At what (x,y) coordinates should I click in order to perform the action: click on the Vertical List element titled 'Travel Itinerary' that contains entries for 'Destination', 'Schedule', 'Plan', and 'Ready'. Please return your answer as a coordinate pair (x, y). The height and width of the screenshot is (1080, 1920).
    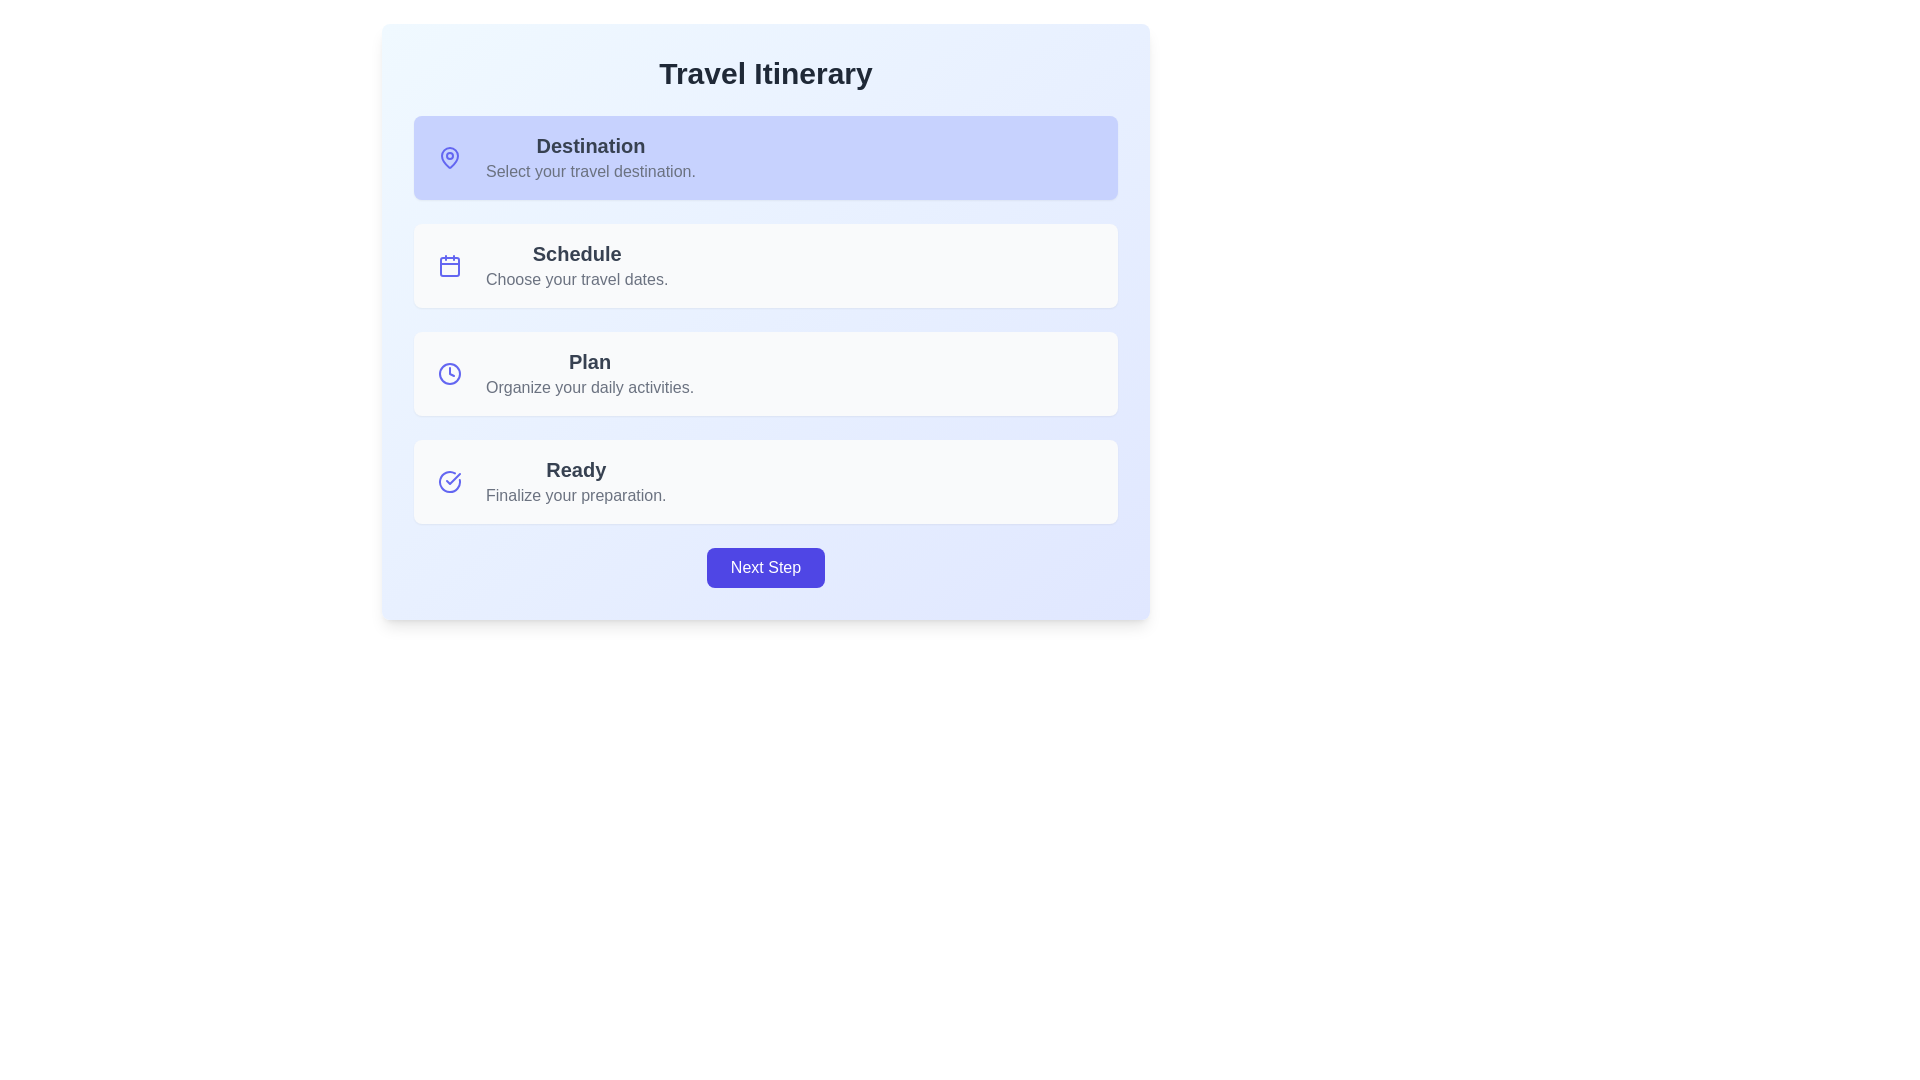
    Looking at the image, I should click on (765, 319).